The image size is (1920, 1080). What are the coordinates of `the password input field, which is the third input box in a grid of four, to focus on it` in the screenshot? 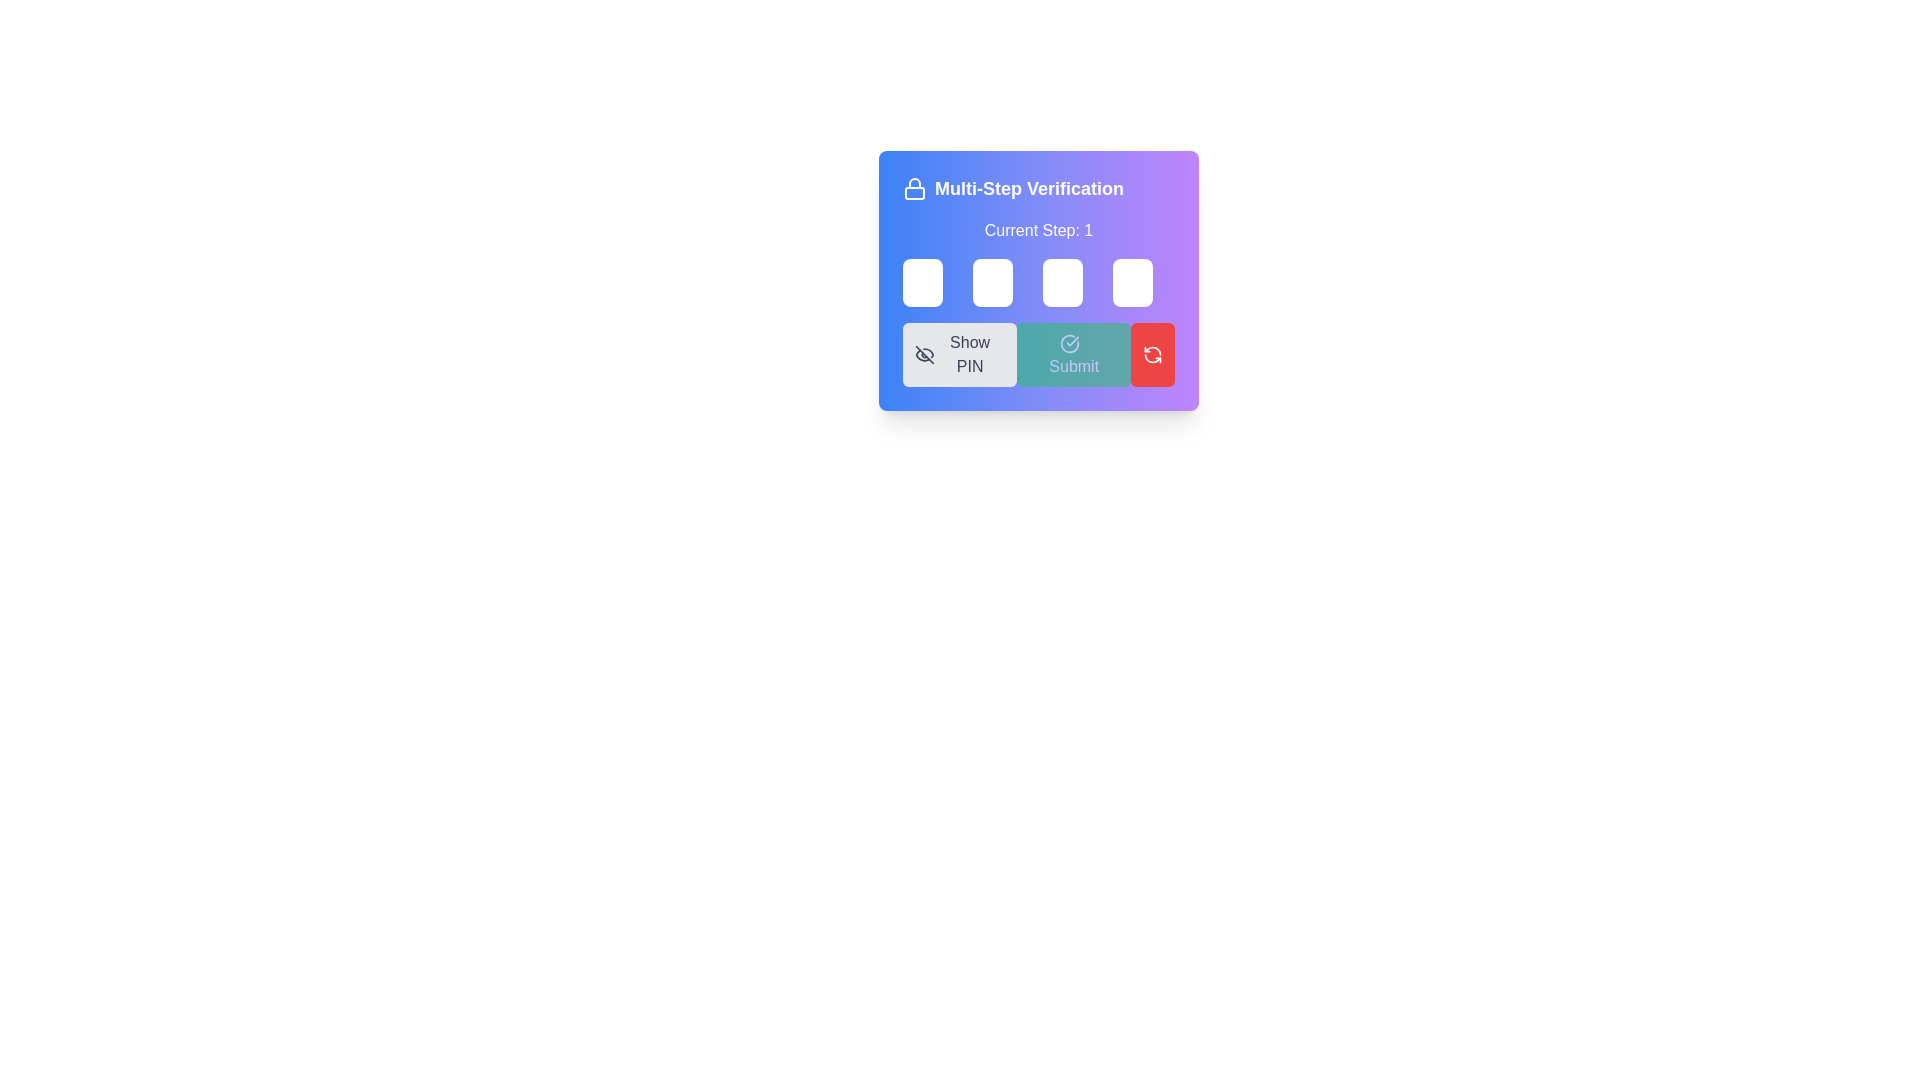 It's located at (1061, 282).